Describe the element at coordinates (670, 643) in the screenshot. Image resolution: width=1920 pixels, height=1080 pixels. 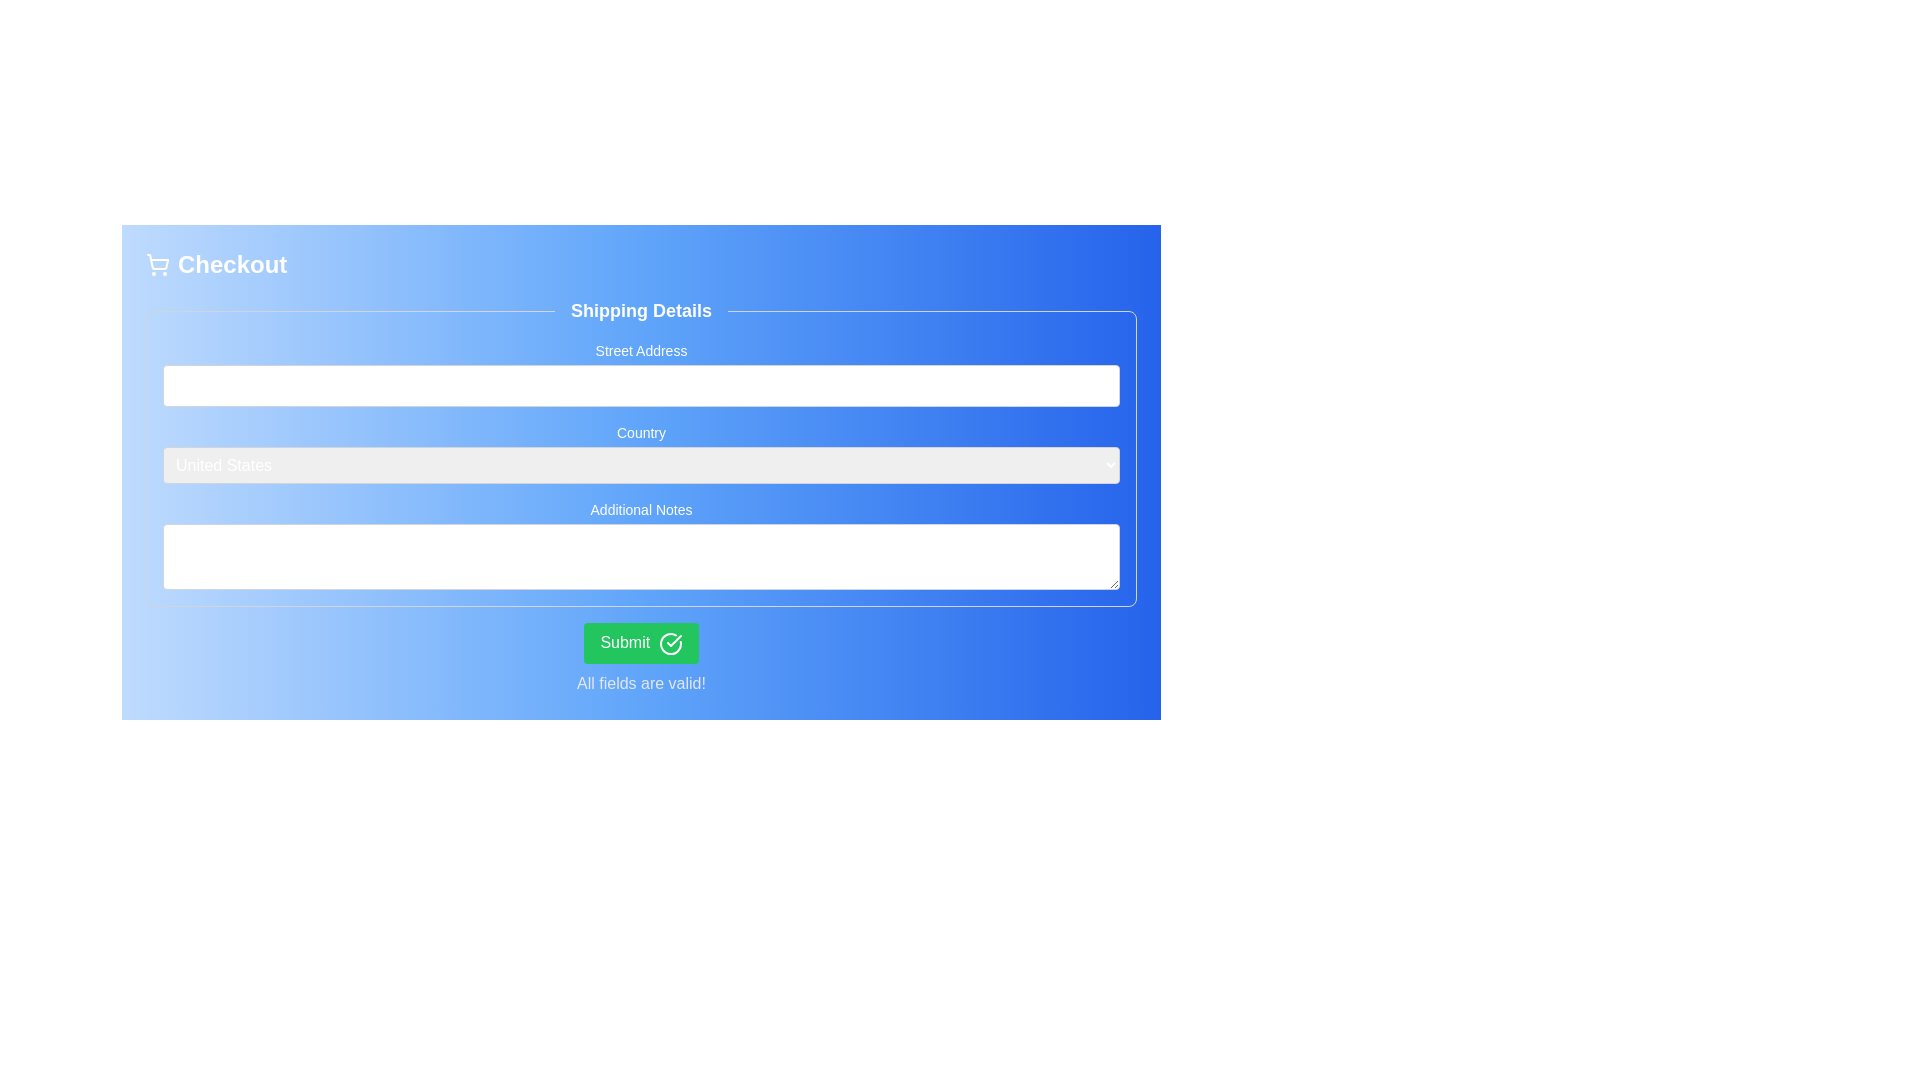
I see `the 'Submit' button that contains the visual indicator of successful submission, located at the bottom center of the form layout` at that location.